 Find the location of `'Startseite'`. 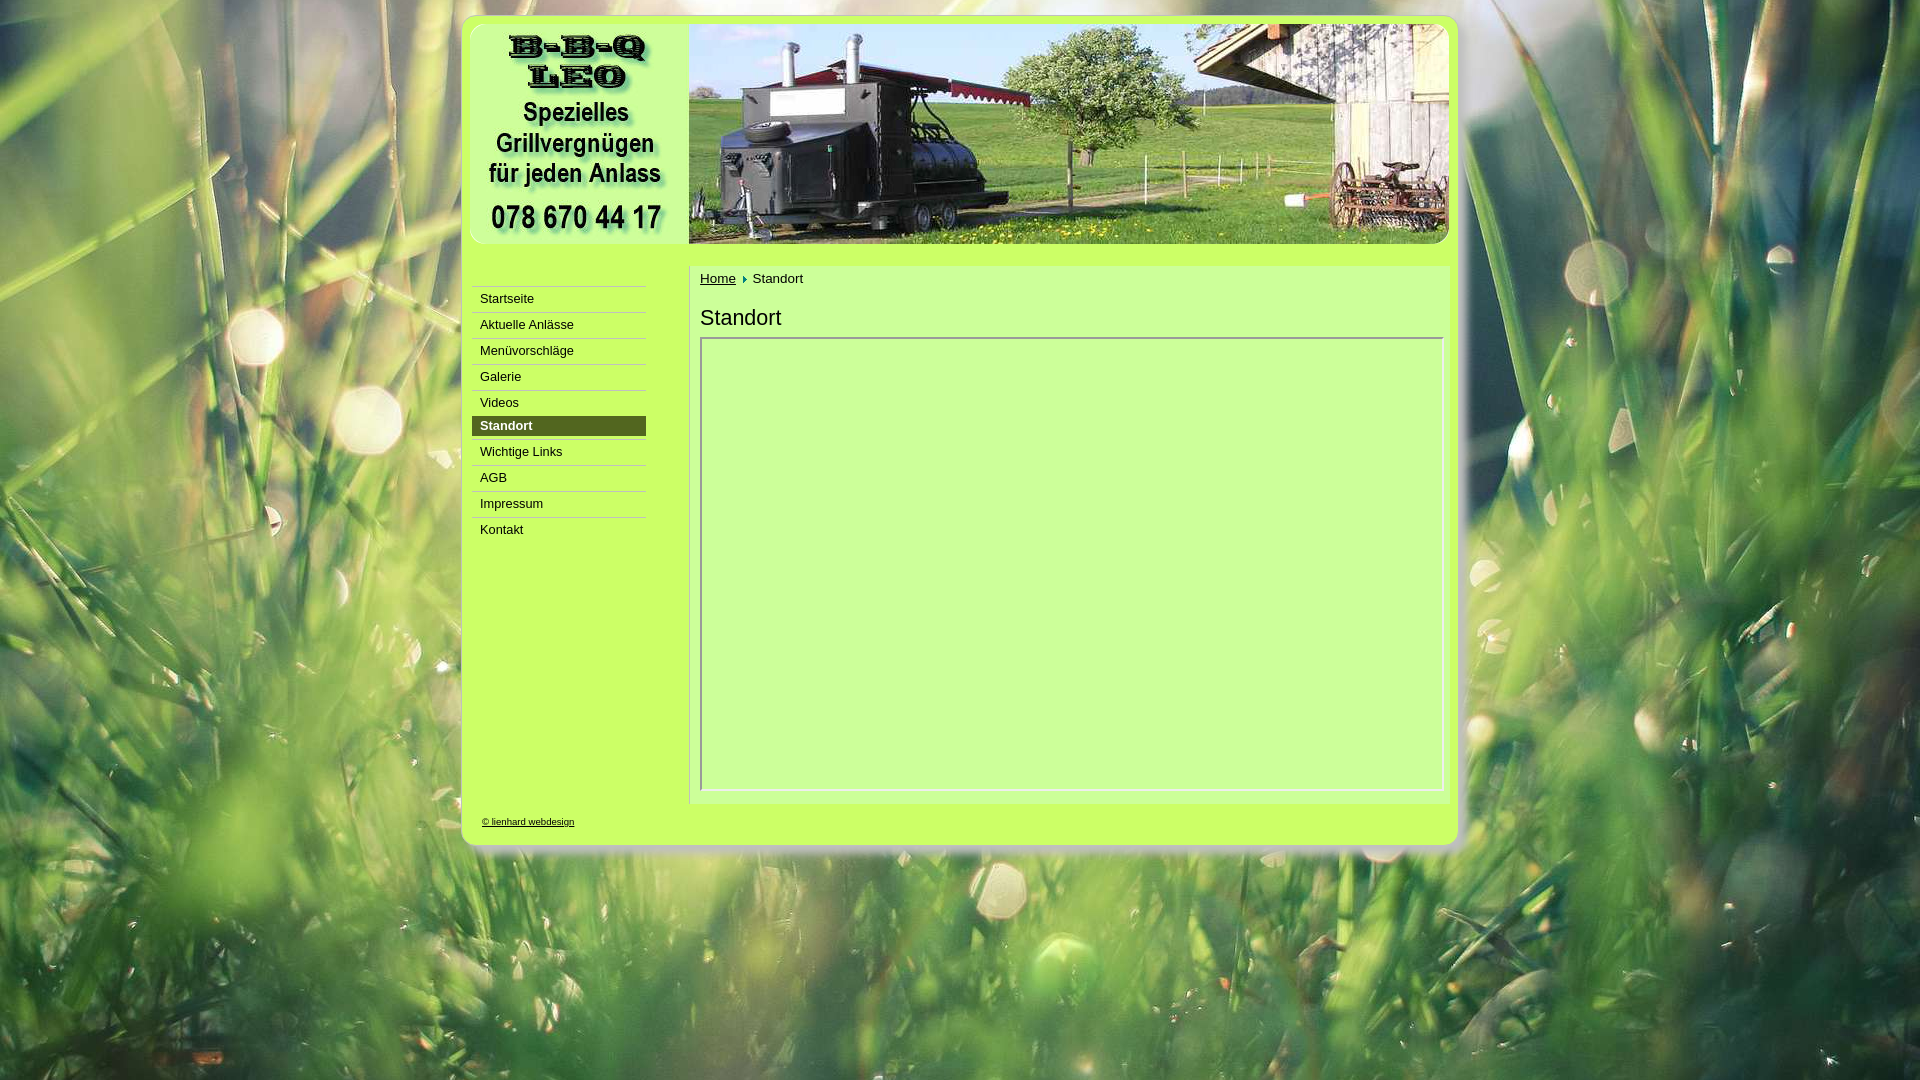

'Startseite' is located at coordinates (558, 297).